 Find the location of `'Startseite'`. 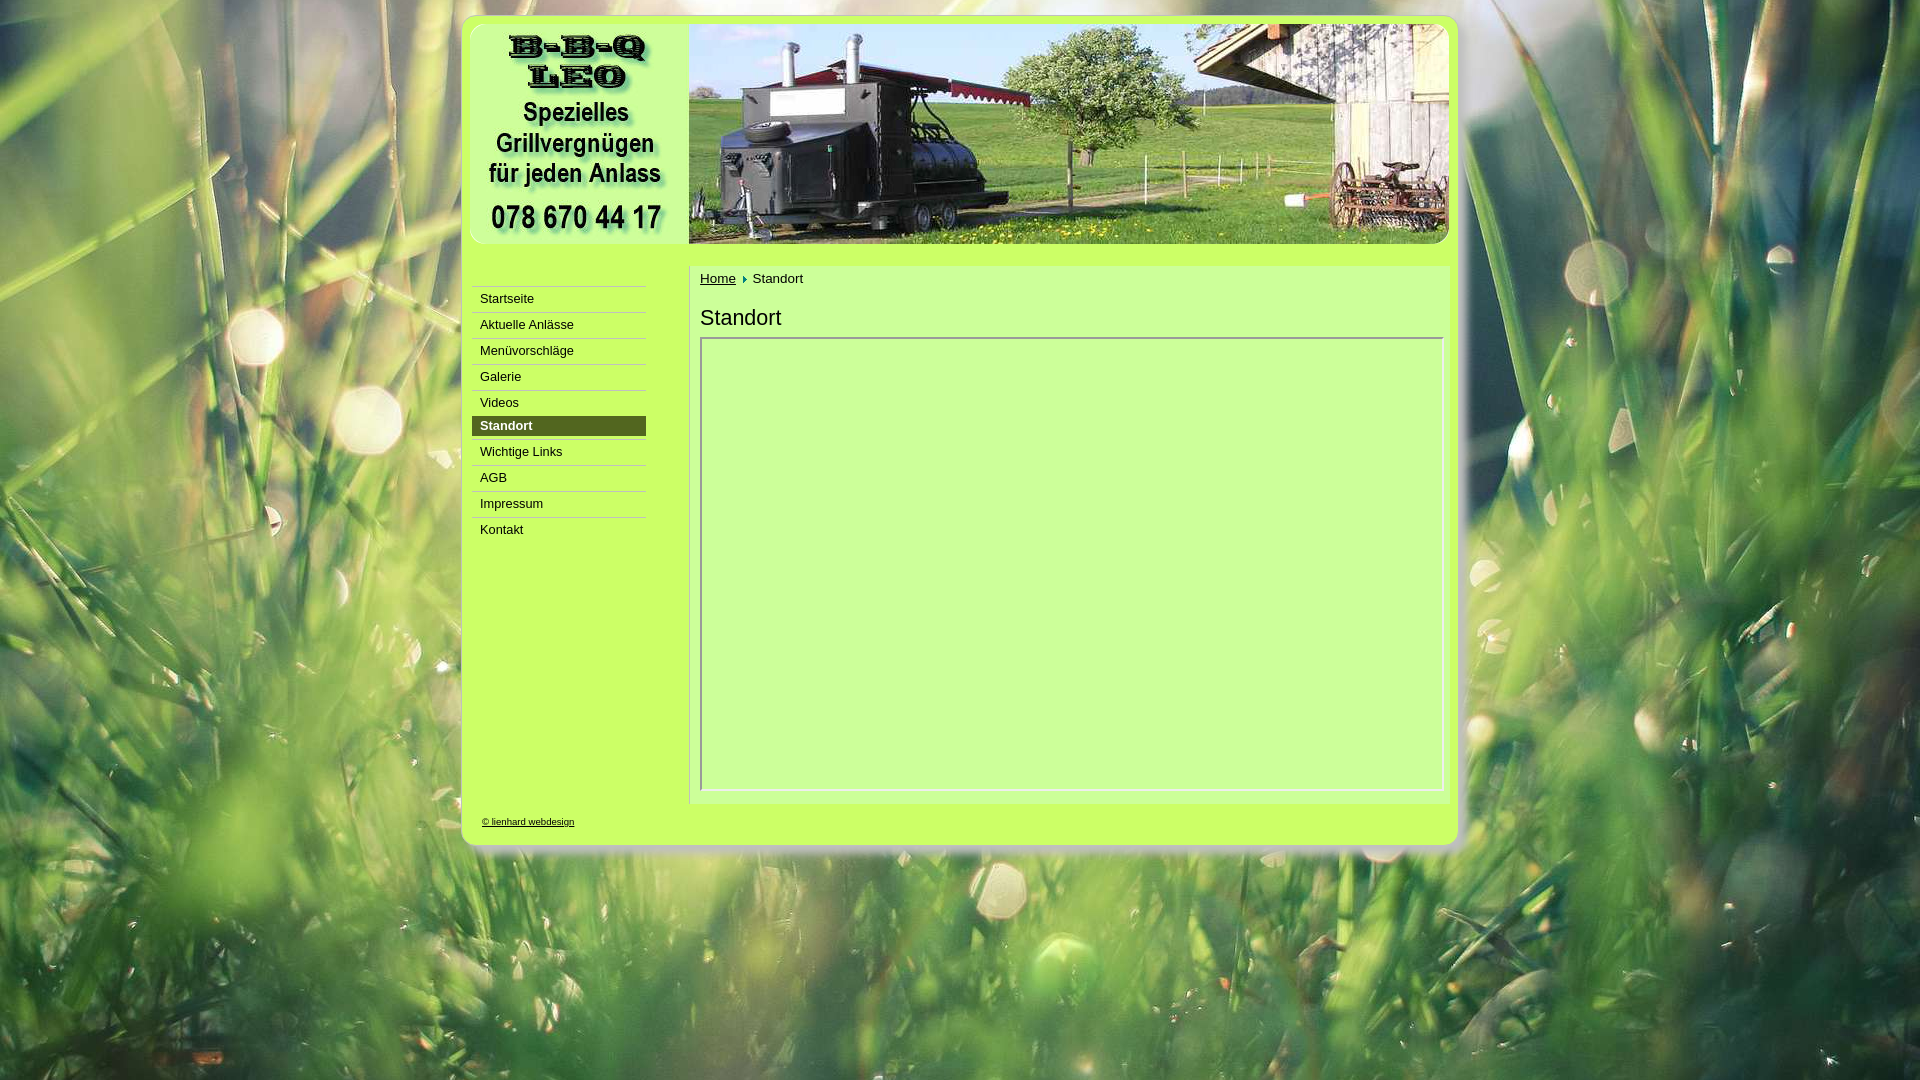

'Startseite' is located at coordinates (558, 297).